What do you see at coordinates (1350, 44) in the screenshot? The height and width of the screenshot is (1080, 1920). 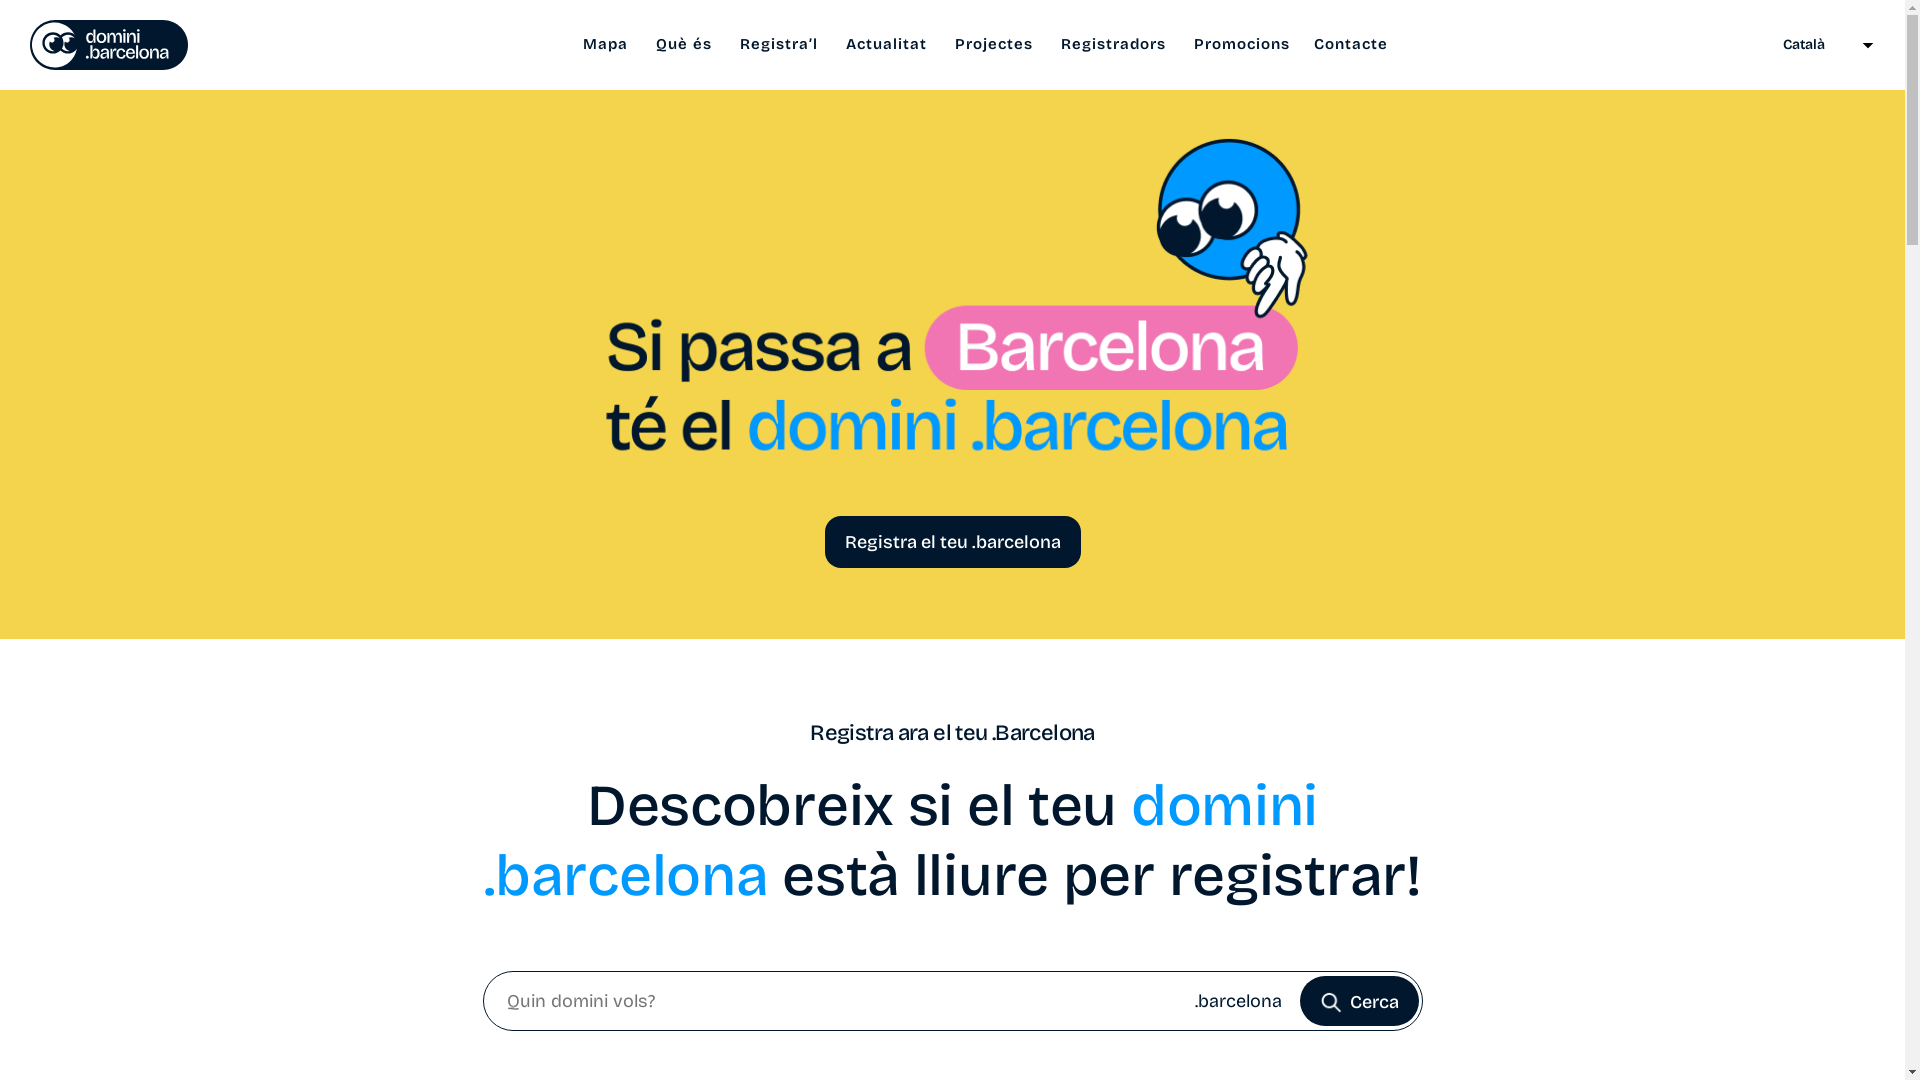 I see `'Contacte'` at bounding box center [1350, 44].